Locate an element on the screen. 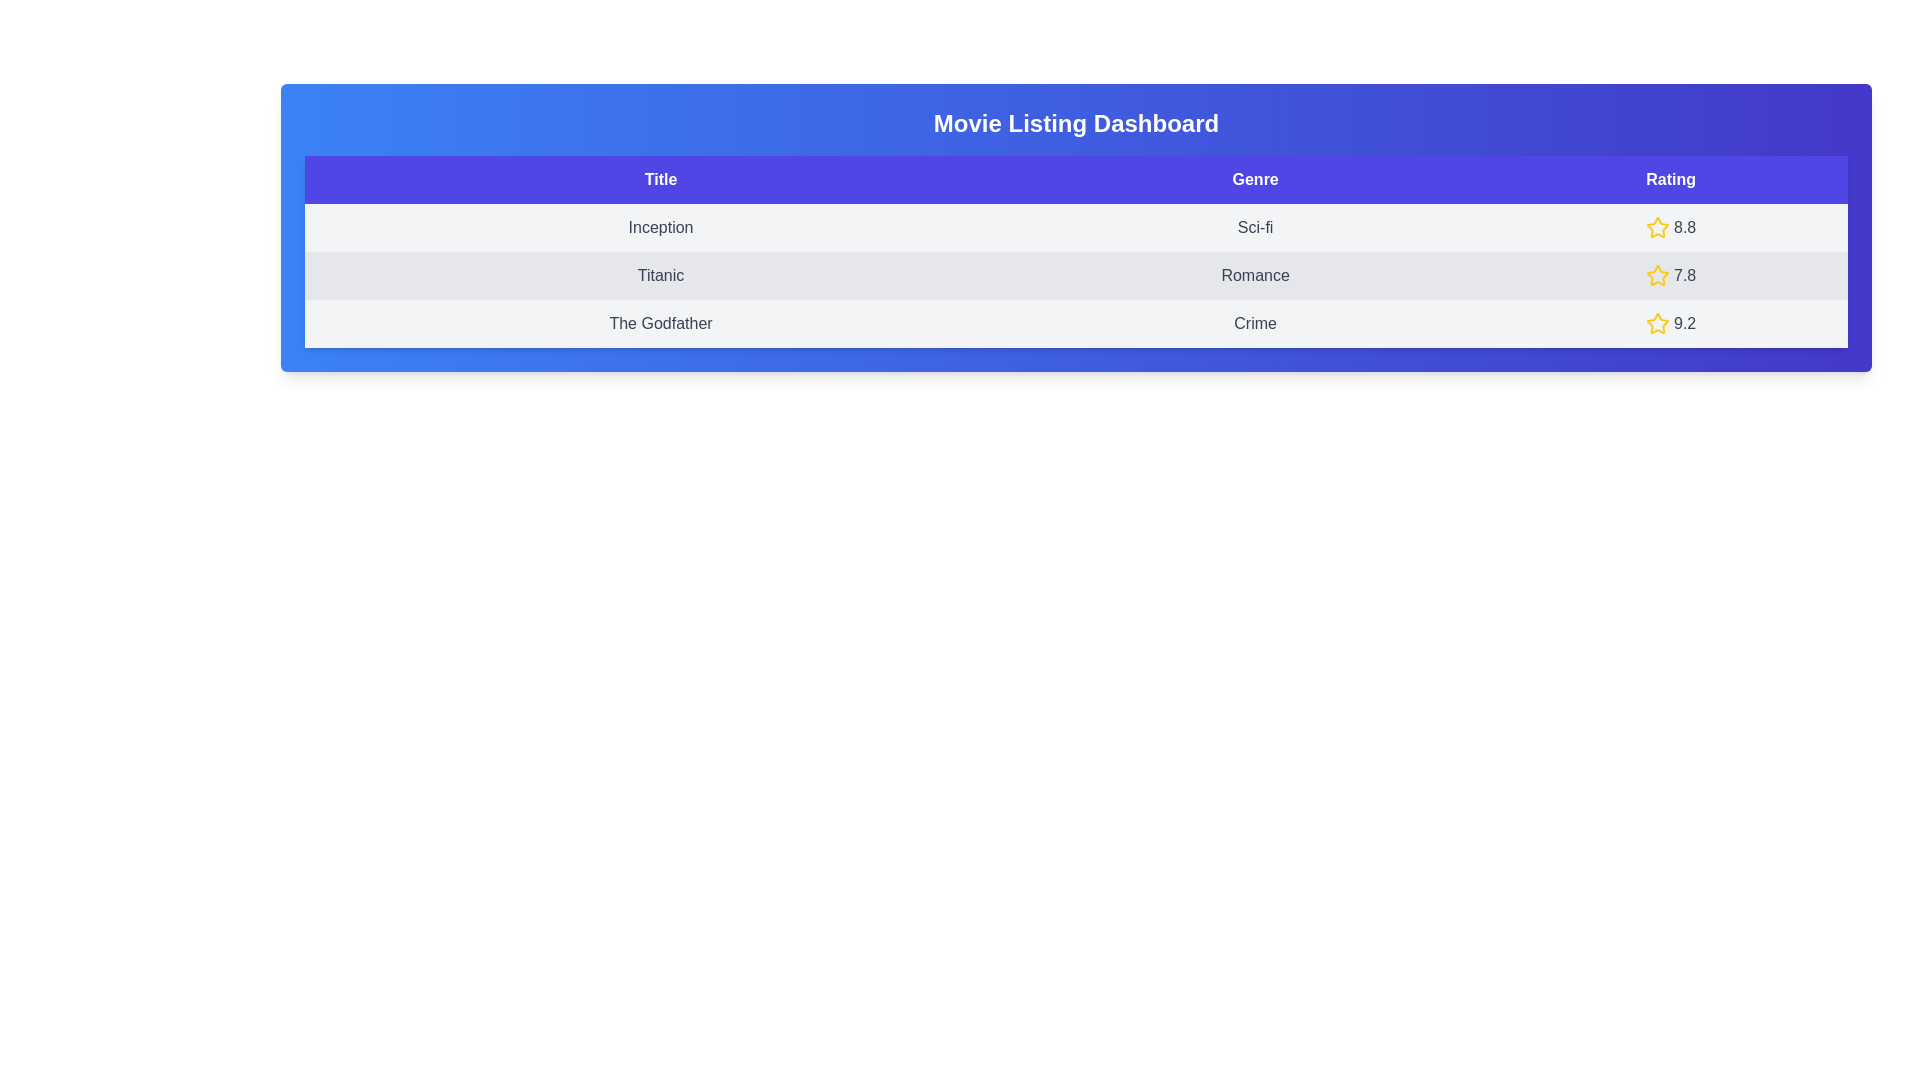 Image resolution: width=1920 pixels, height=1080 pixels. the yellow star-shaped icon in the 'Rating' column of the last row is located at coordinates (1657, 322).